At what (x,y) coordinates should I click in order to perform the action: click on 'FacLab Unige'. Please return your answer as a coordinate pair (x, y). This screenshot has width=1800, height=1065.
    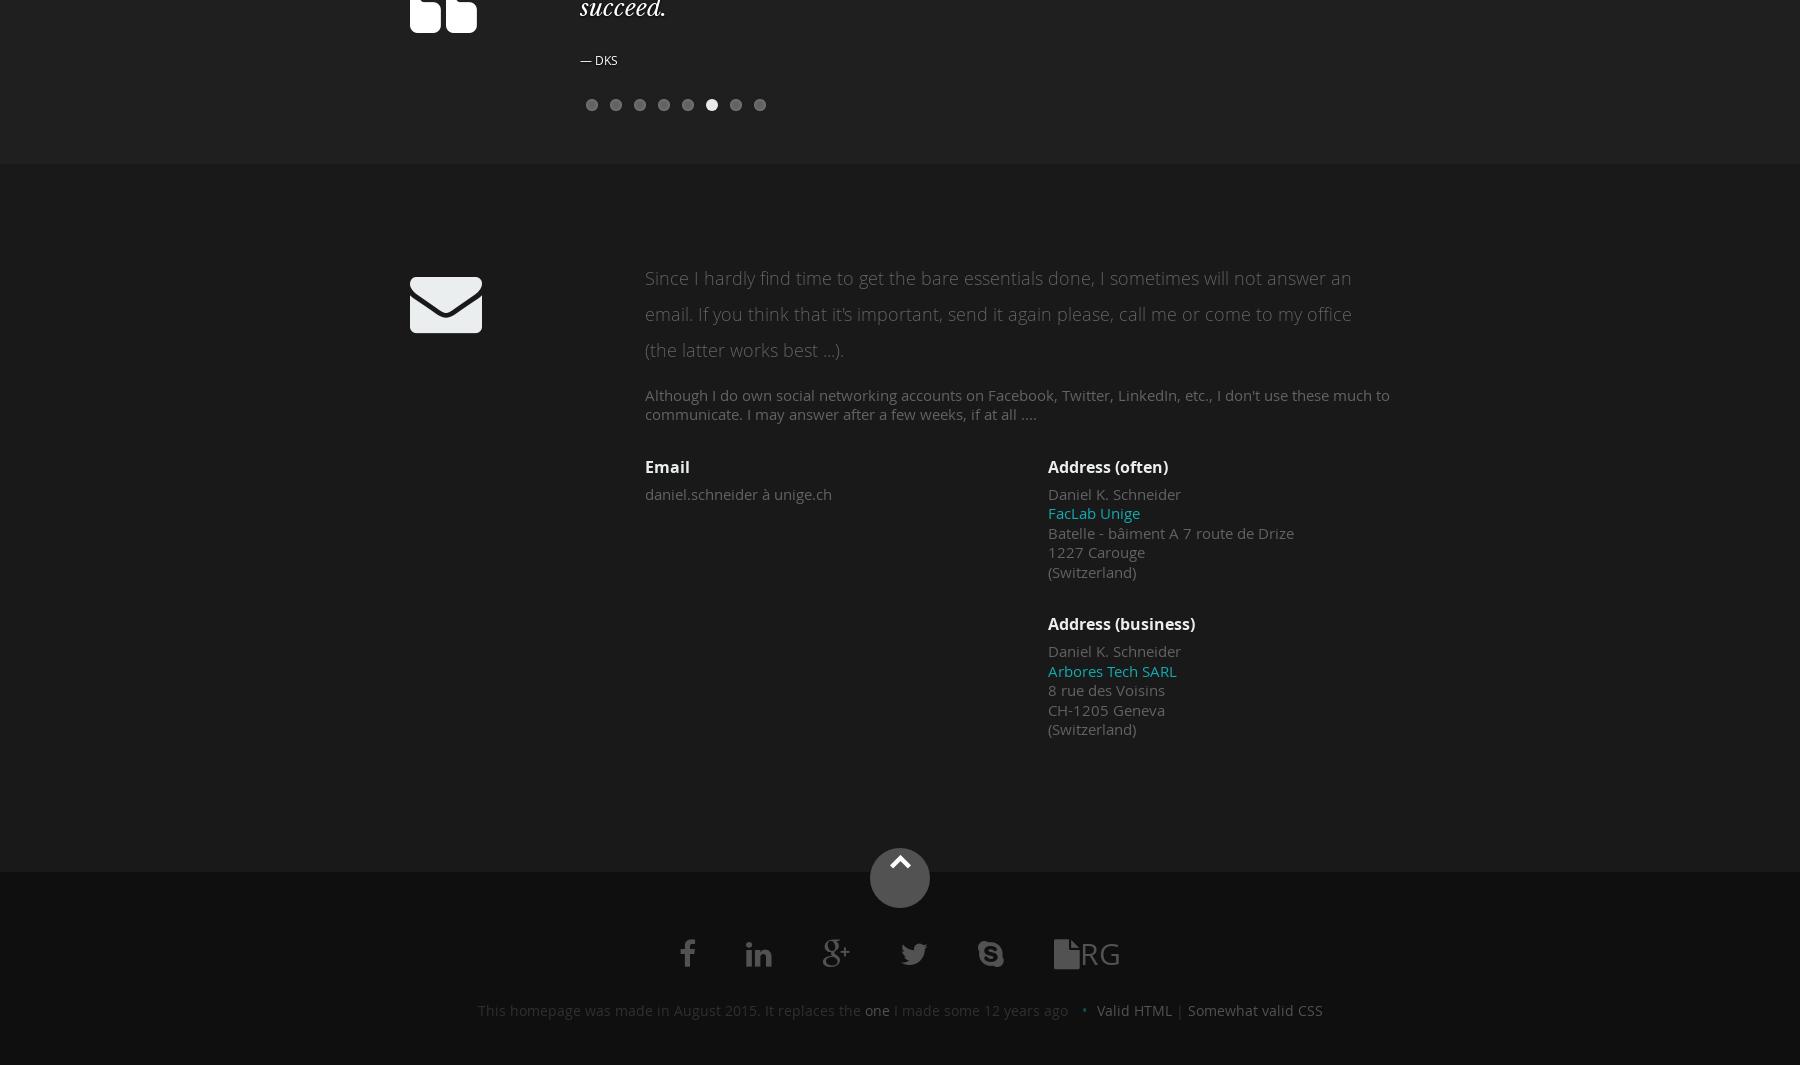
    Looking at the image, I should click on (1092, 512).